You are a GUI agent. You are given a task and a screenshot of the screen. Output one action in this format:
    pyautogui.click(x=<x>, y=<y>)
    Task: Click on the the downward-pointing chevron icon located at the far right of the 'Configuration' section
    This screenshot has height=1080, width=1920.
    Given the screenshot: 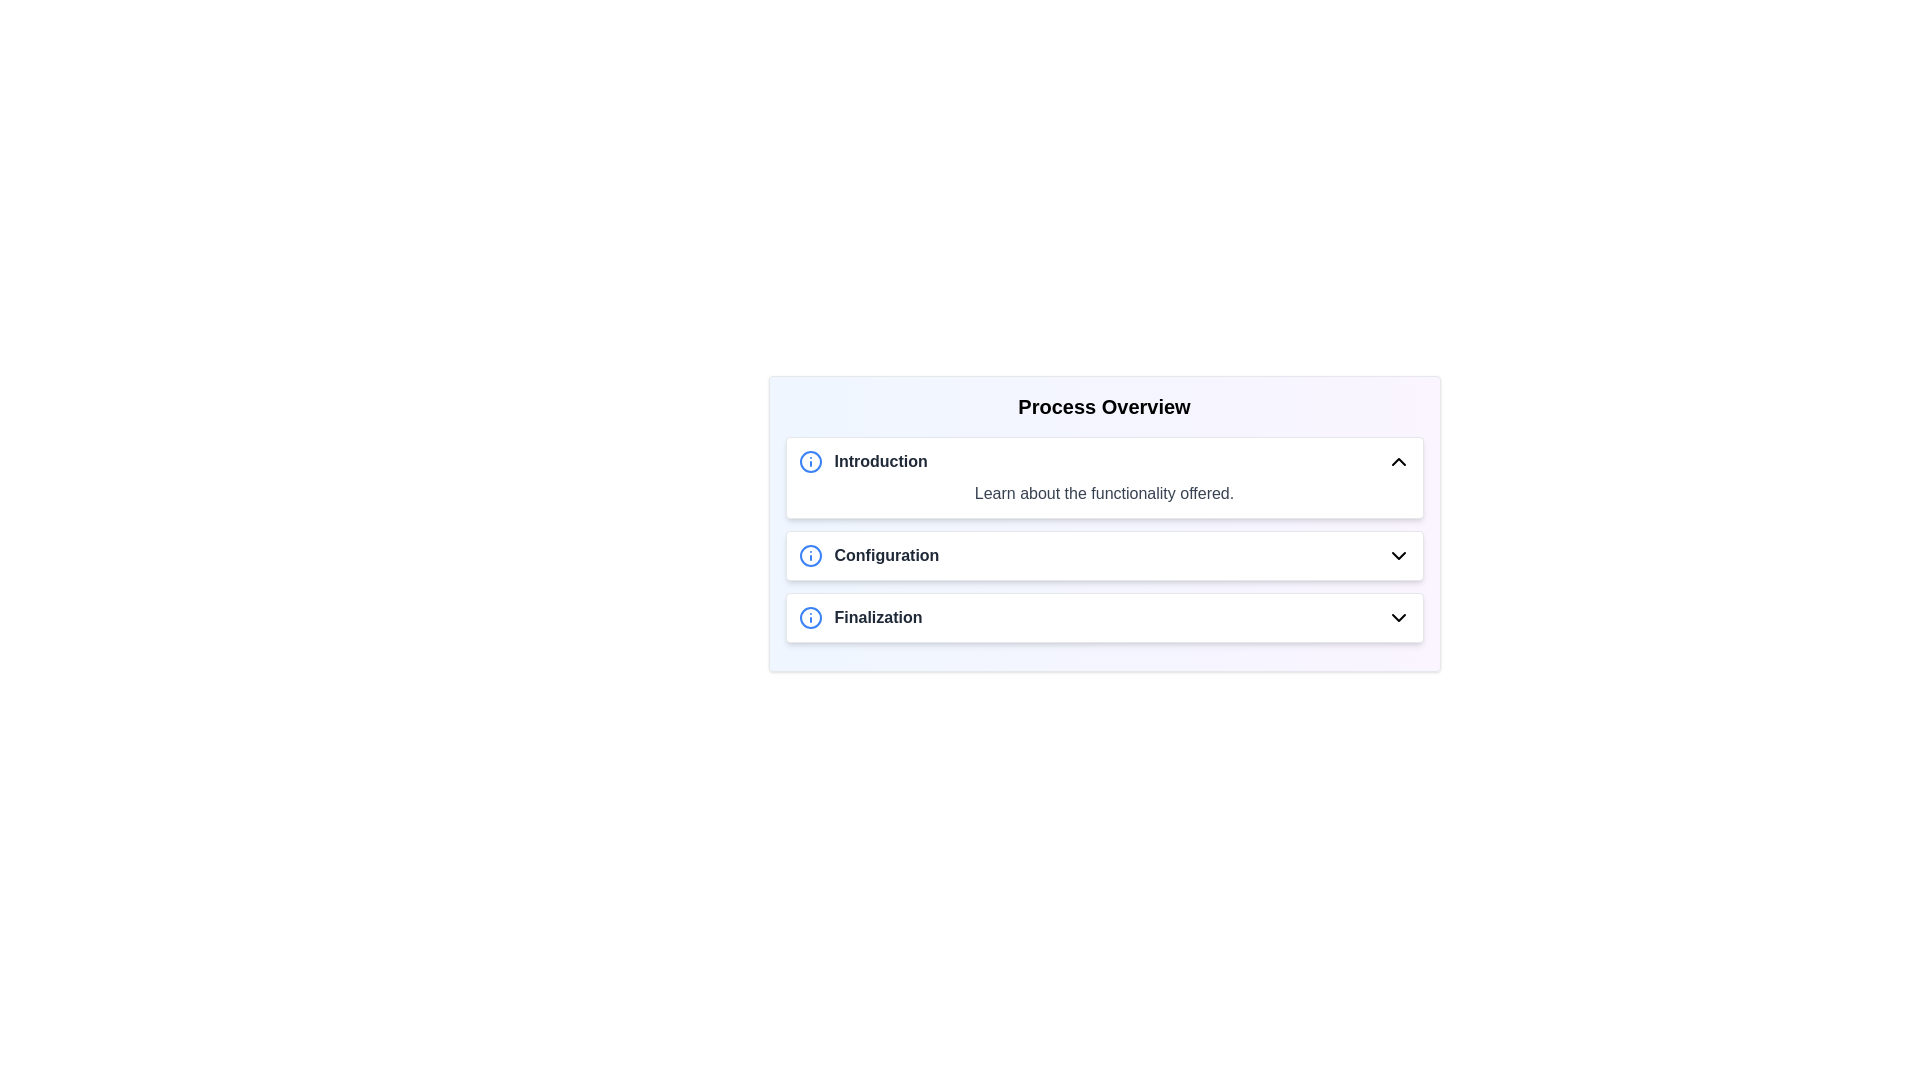 What is the action you would take?
    pyautogui.click(x=1397, y=555)
    